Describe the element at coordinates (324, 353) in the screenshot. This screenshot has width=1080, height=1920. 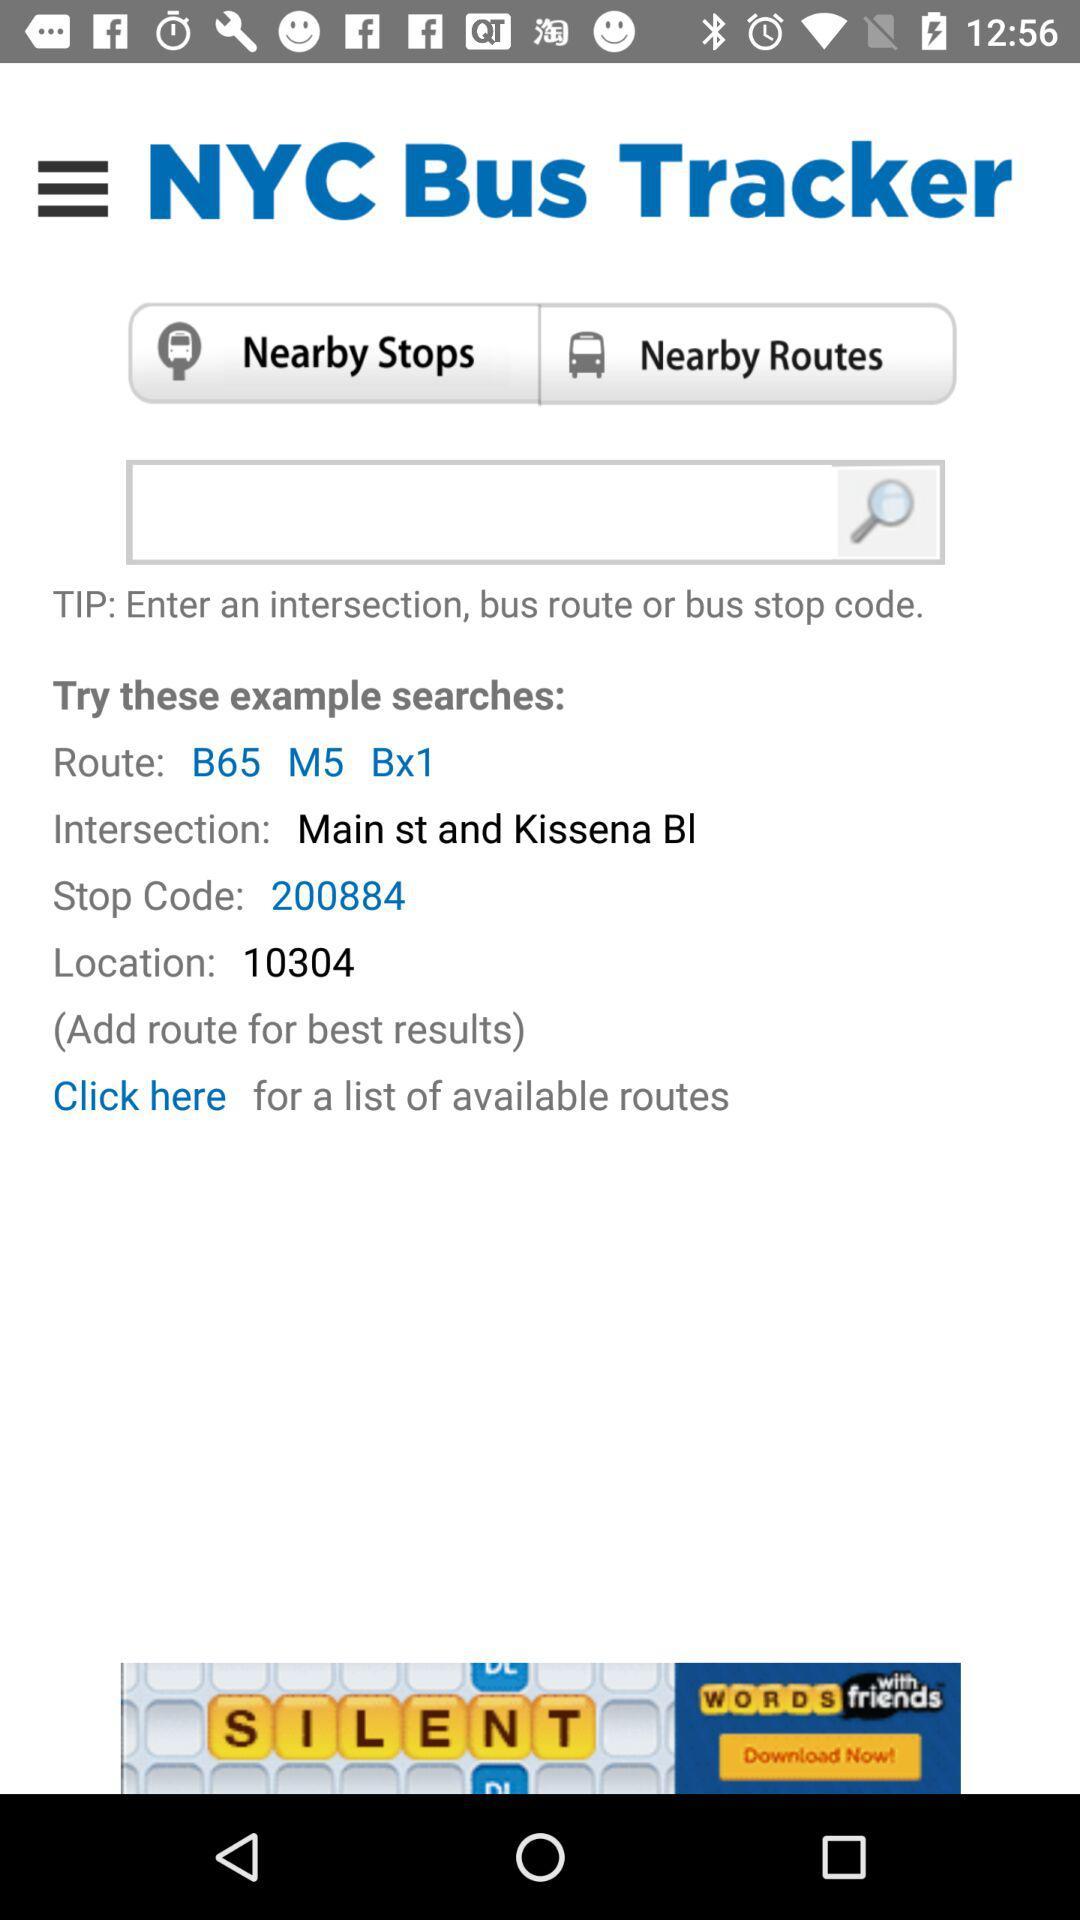
I see `stop of peace` at that location.